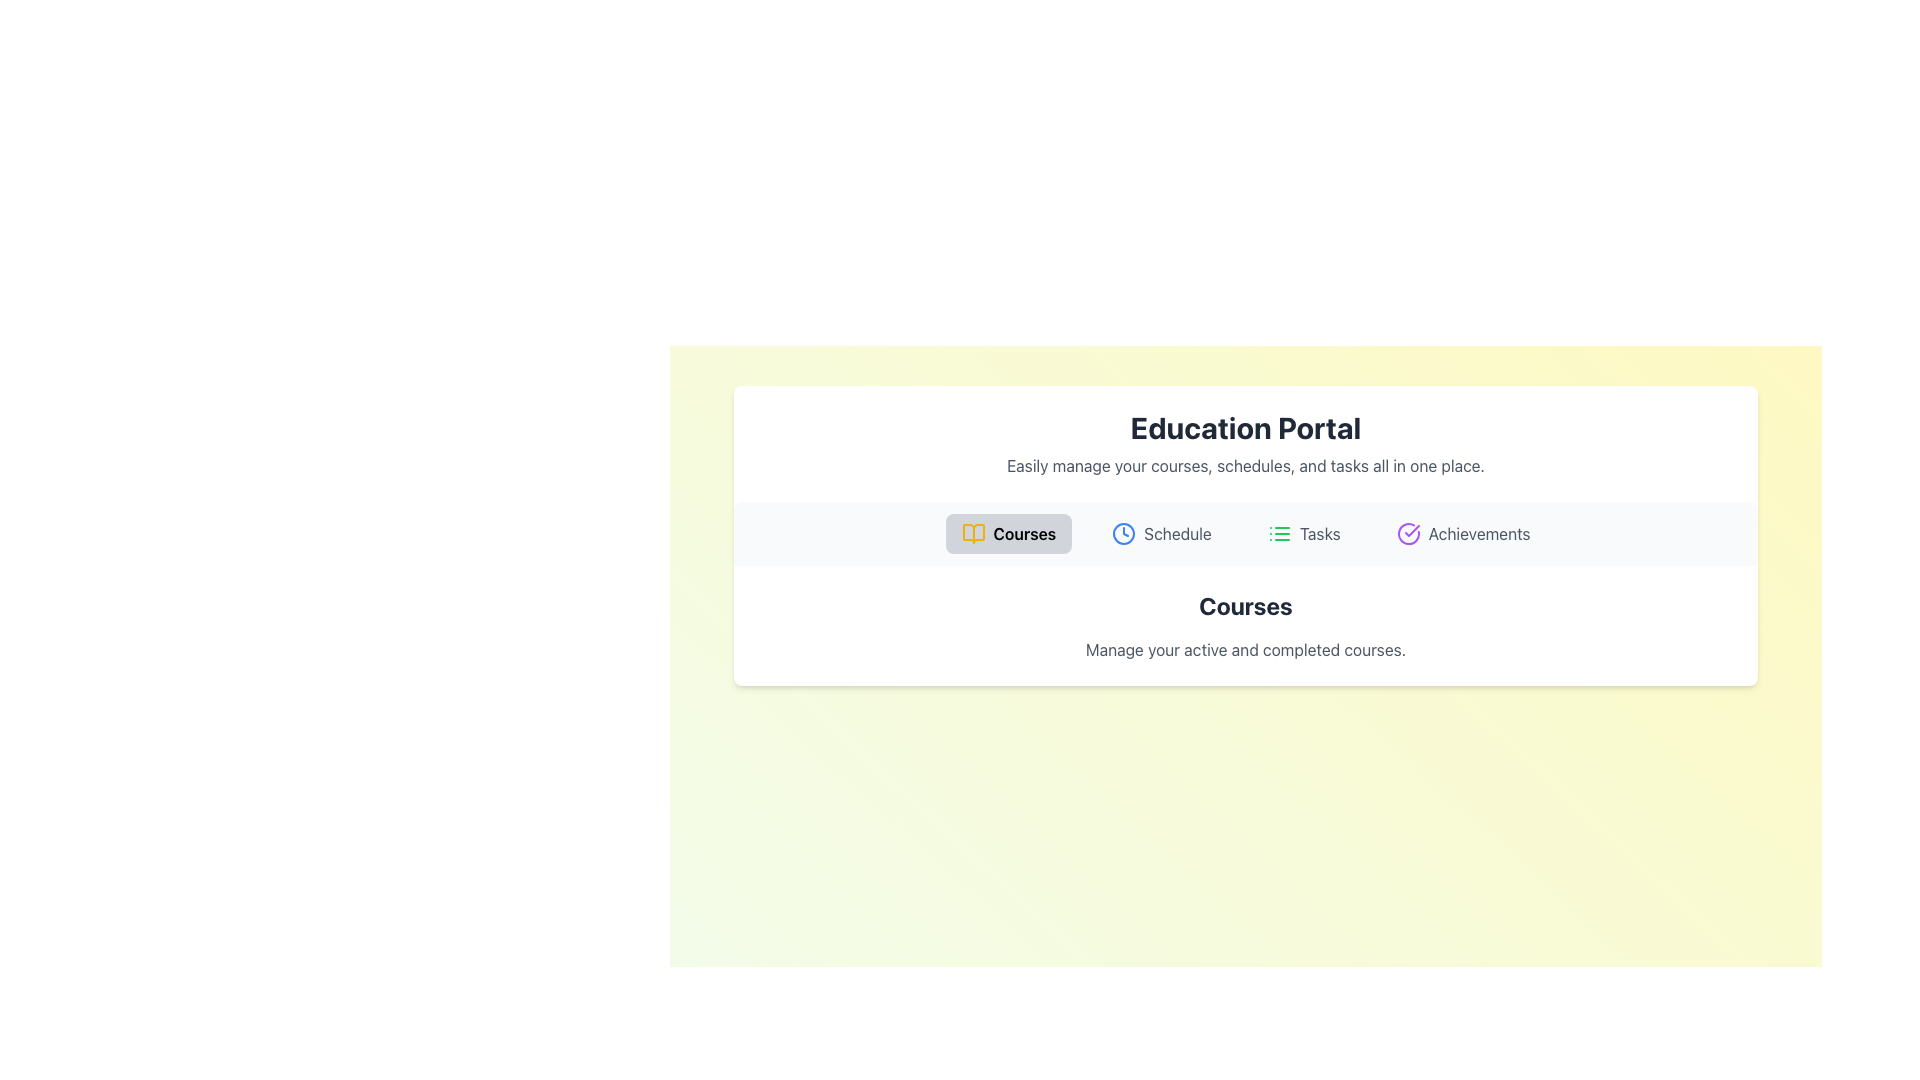 The image size is (1920, 1080). I want to click on the 'Achievements' button, which is the fourth button in the navigation bar, so click(1463, 532).